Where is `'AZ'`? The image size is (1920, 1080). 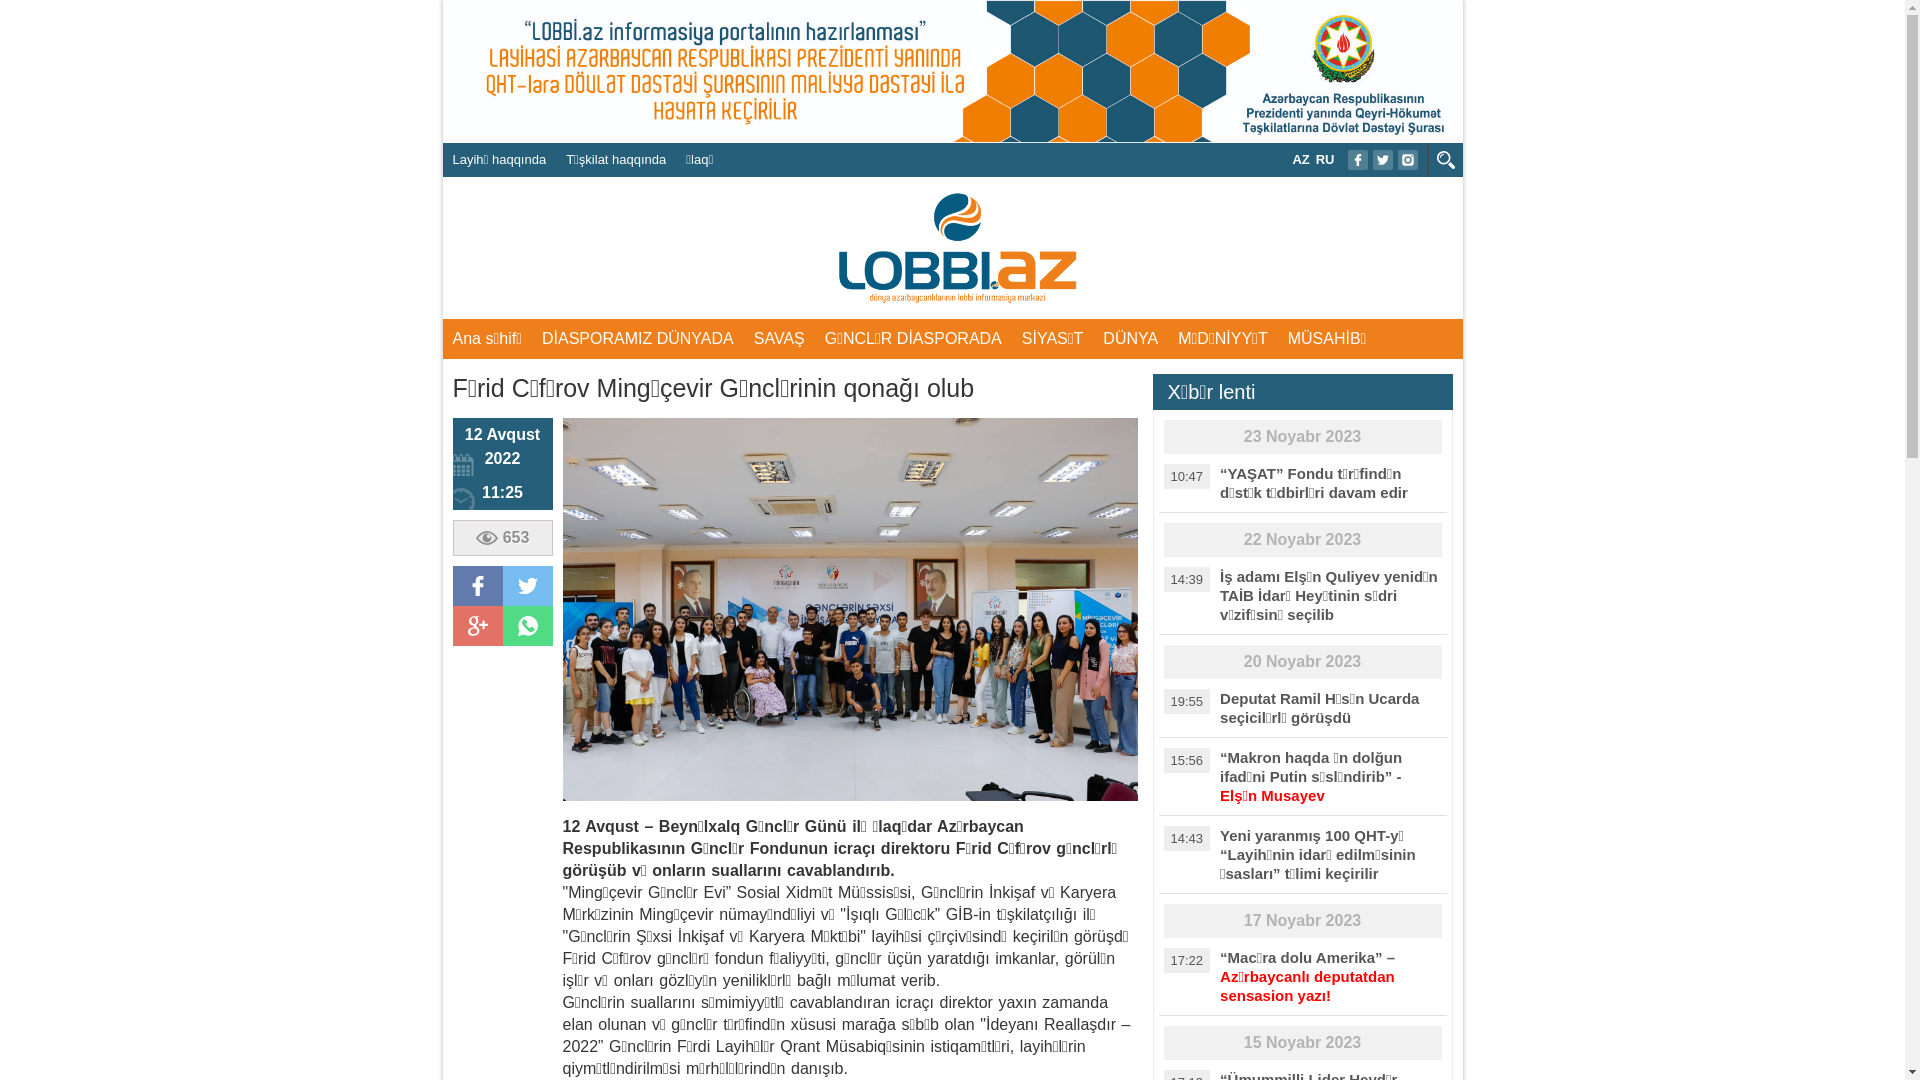 'AZ' is located at coordinates (1300, 158).